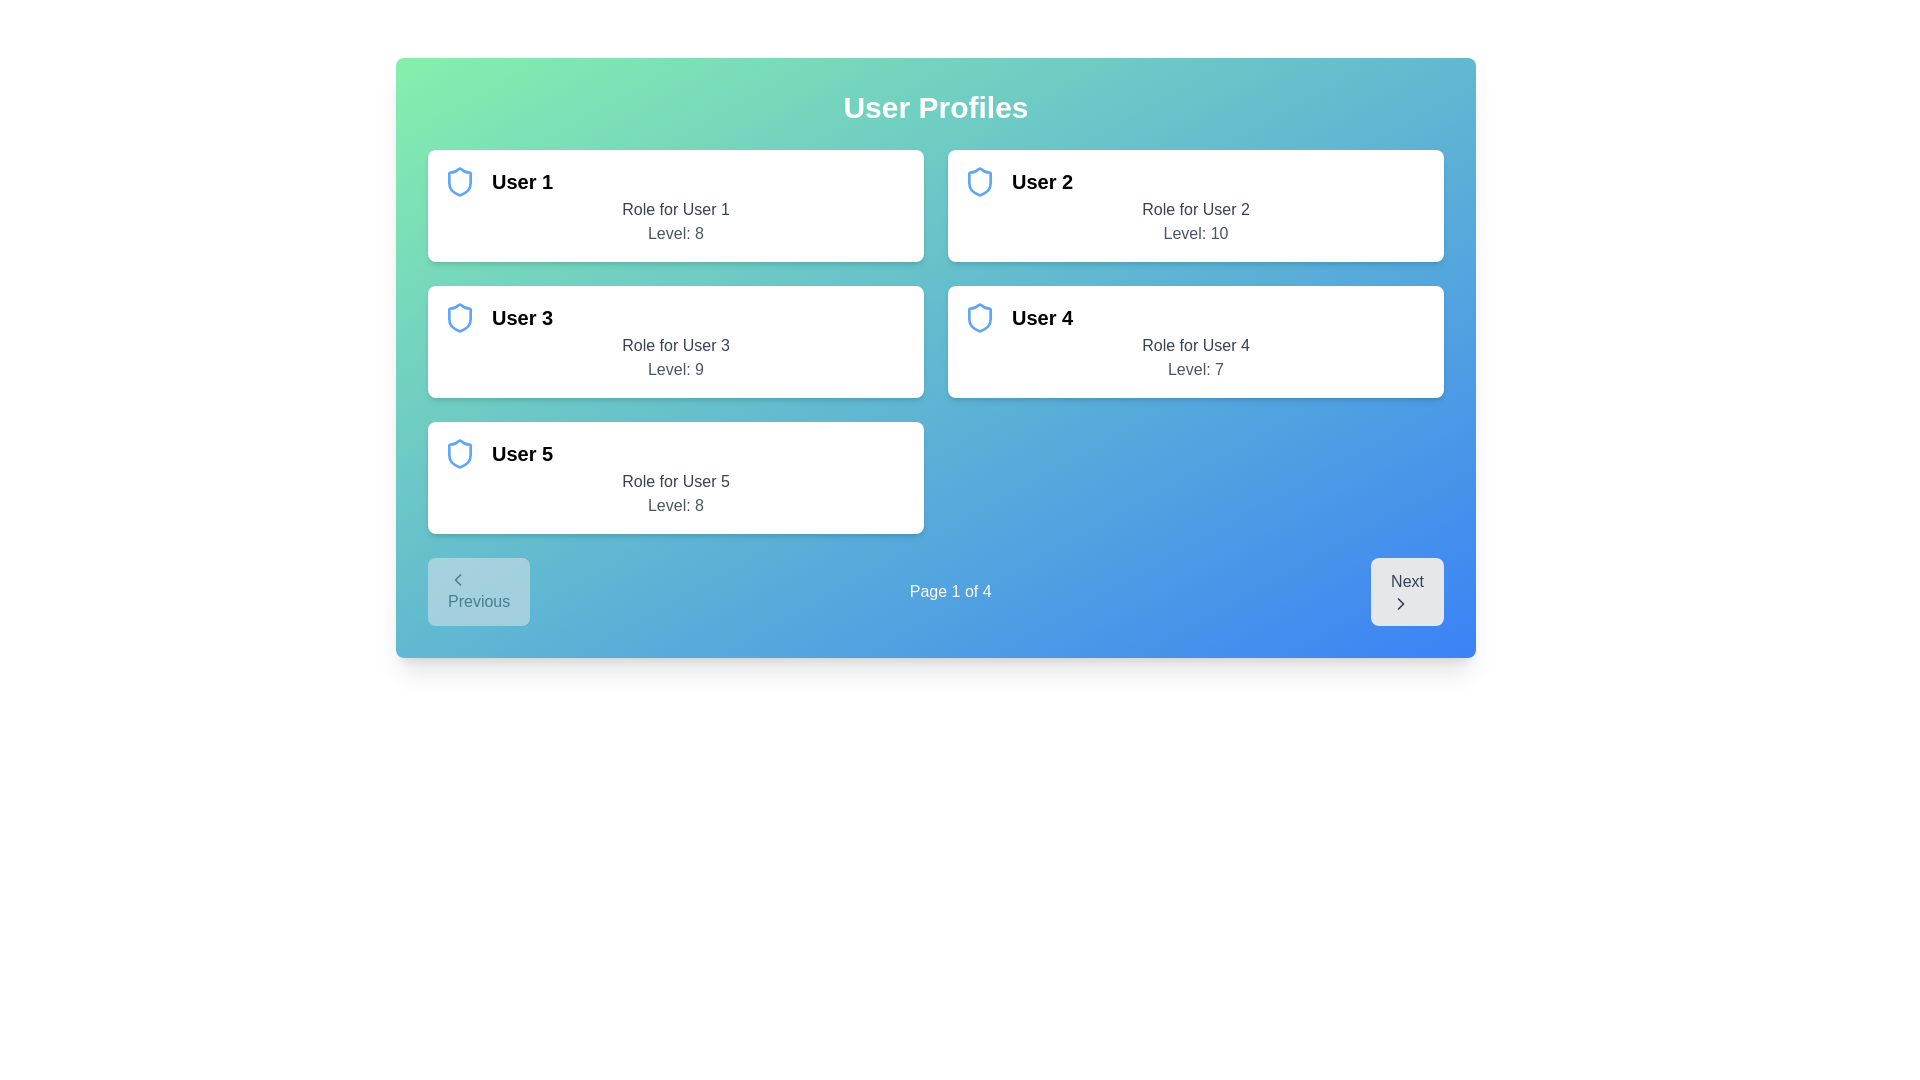 The width and height of the screenshot is (1920, 1080). What do you see at coordinates (676, 233) in the screenshot?
I see `the static informational label indicating the level associated with 'User 1' within the card labeled 'User 1'` at bounding box center [676, 233].